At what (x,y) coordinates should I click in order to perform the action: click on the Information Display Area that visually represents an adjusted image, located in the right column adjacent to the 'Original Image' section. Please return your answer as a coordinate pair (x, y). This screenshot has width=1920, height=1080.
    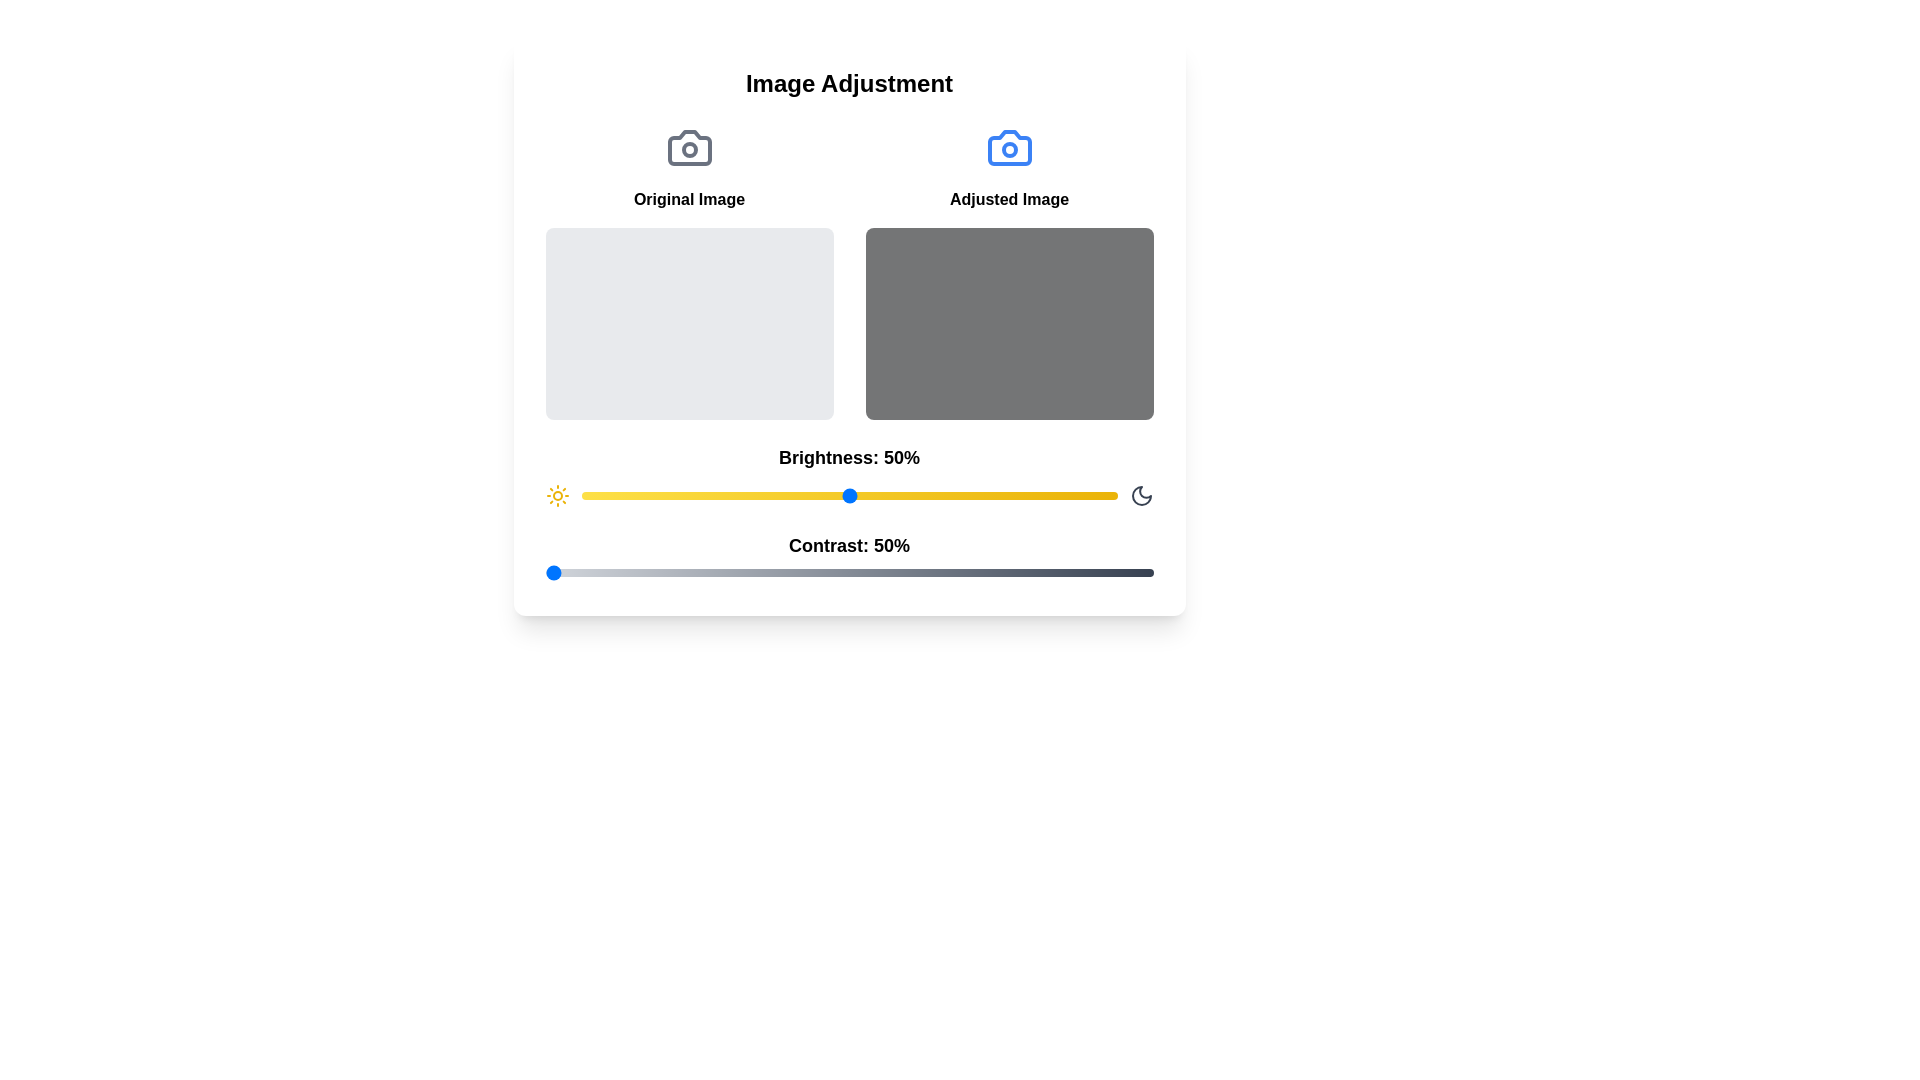
    Looking at the image, I should click on (1009, 272).